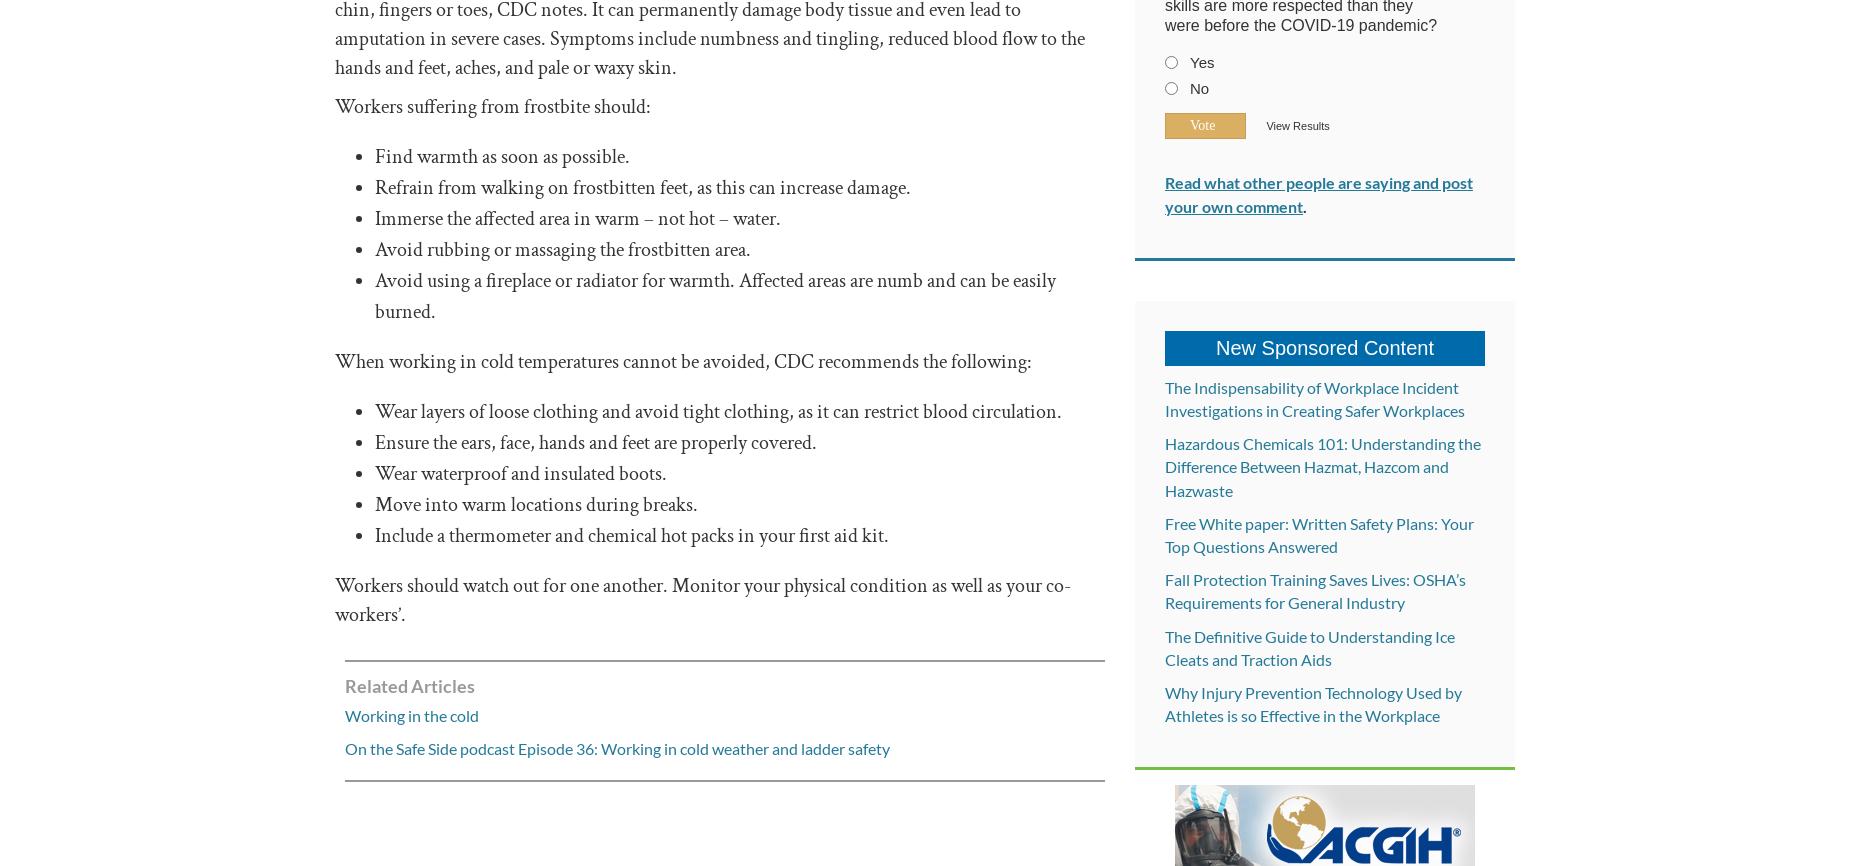  Describe the element at coordinates (1303, 205) in the screenshot. I see `'.'` at that location.